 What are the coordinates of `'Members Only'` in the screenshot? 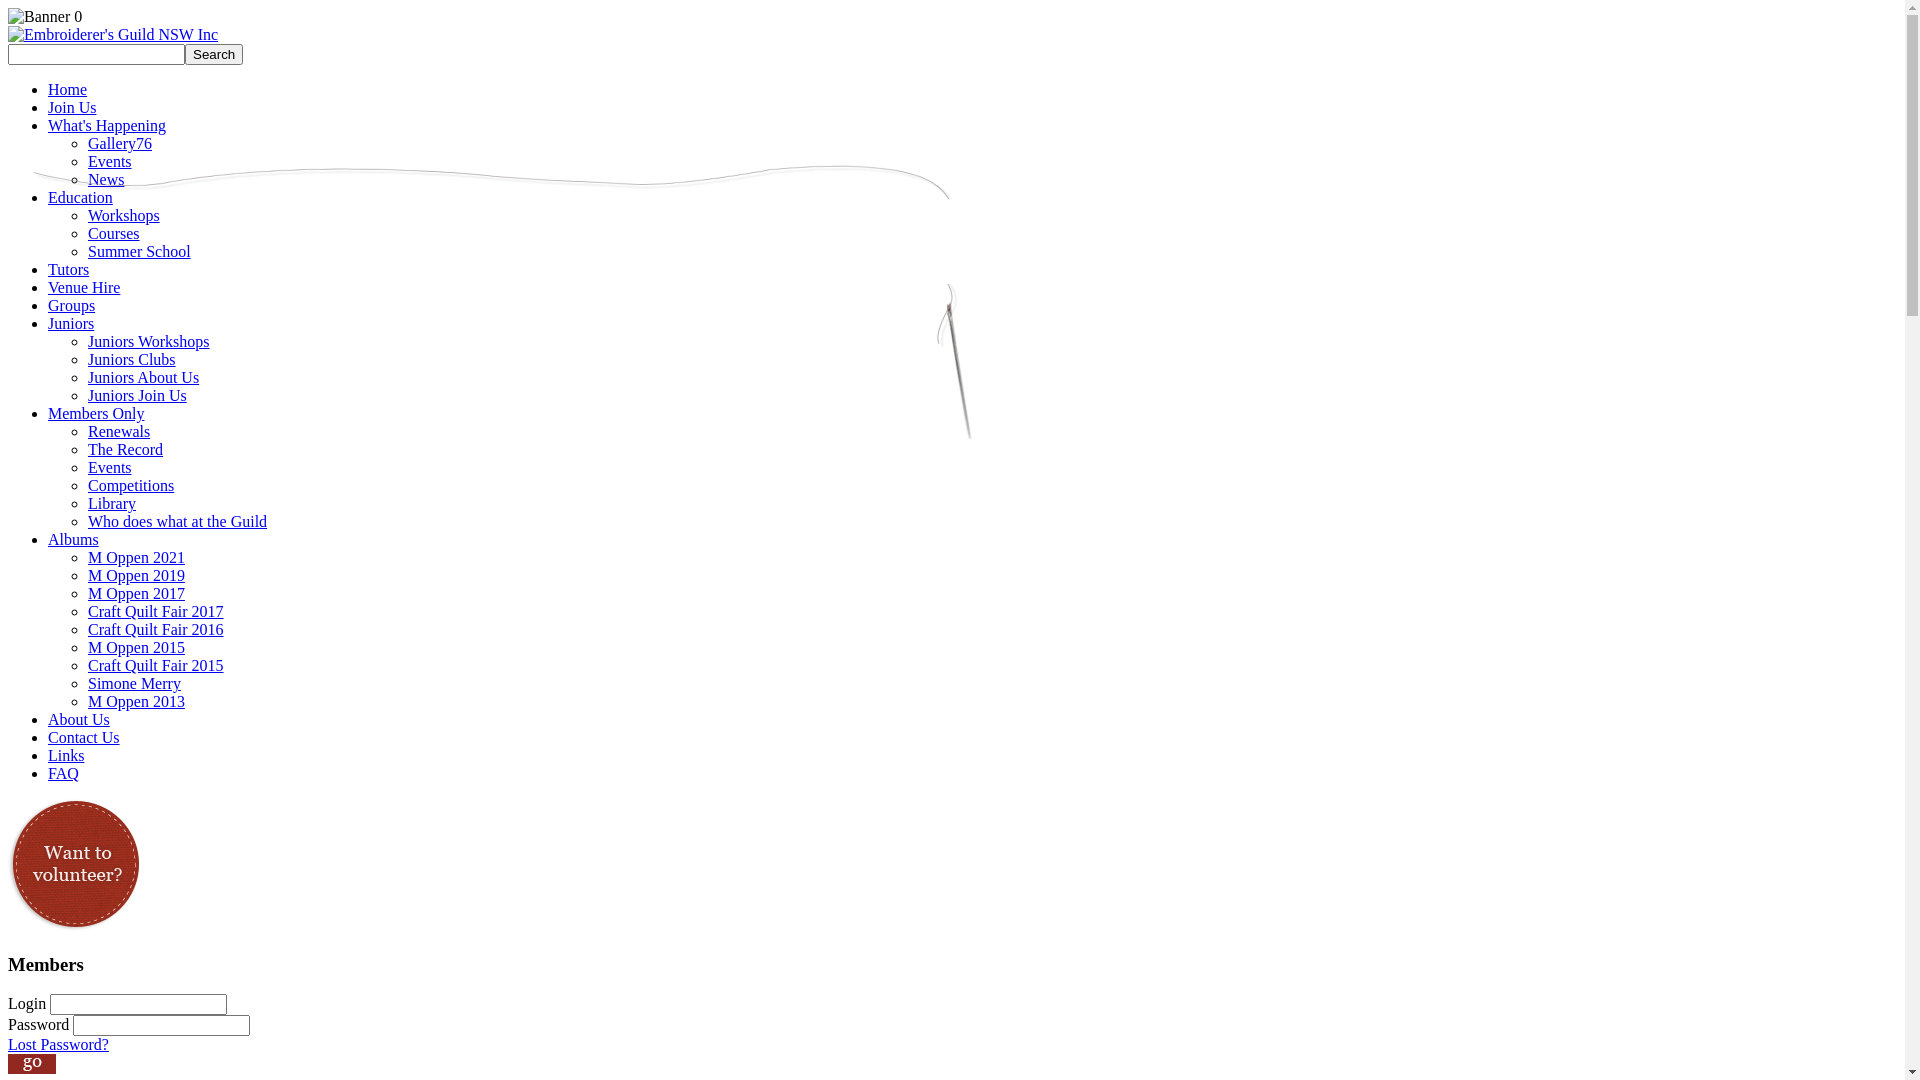 It's located at (95, 412).